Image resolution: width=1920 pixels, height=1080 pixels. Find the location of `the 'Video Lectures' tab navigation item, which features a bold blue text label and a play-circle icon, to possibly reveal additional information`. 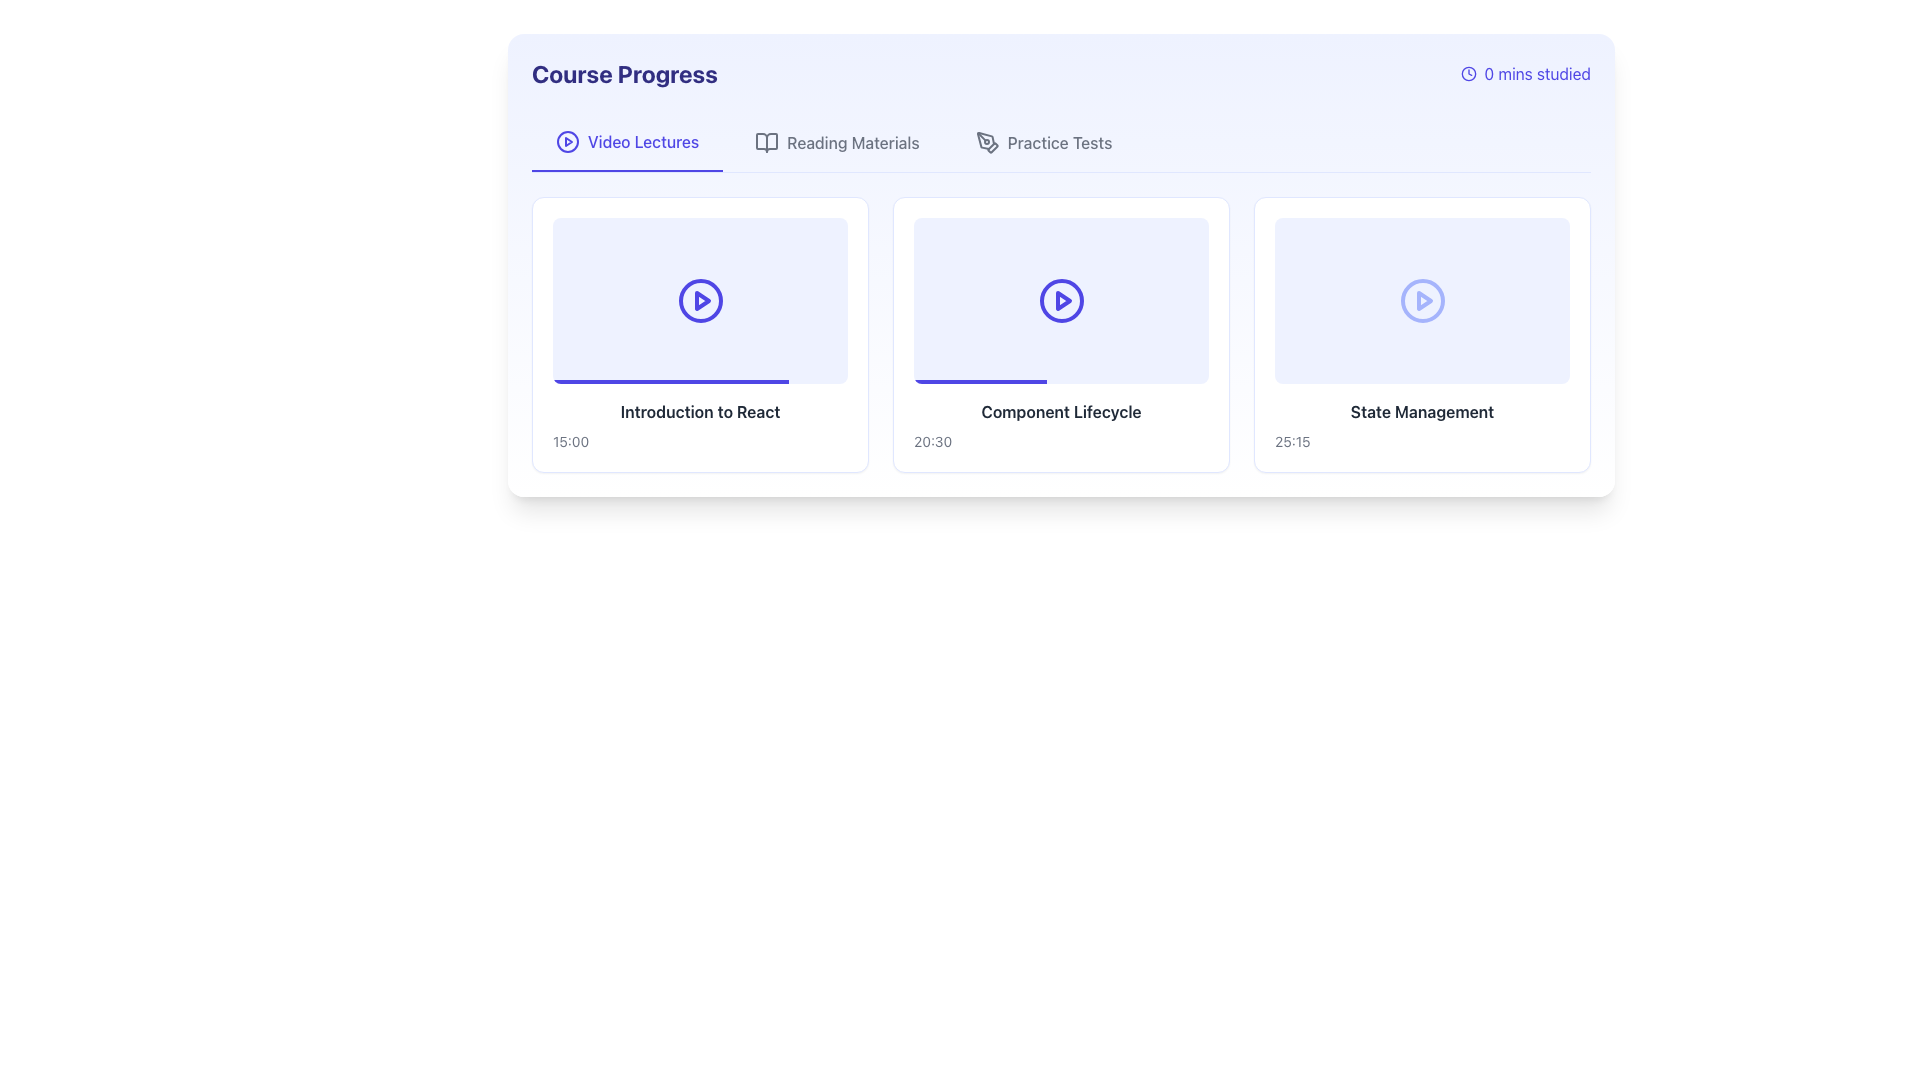

the 'Video Lectures' tab navigation item, which features a bold blue text label and a play-circle icon, to possibly reveal additional information is located at coordinates (626, 141).